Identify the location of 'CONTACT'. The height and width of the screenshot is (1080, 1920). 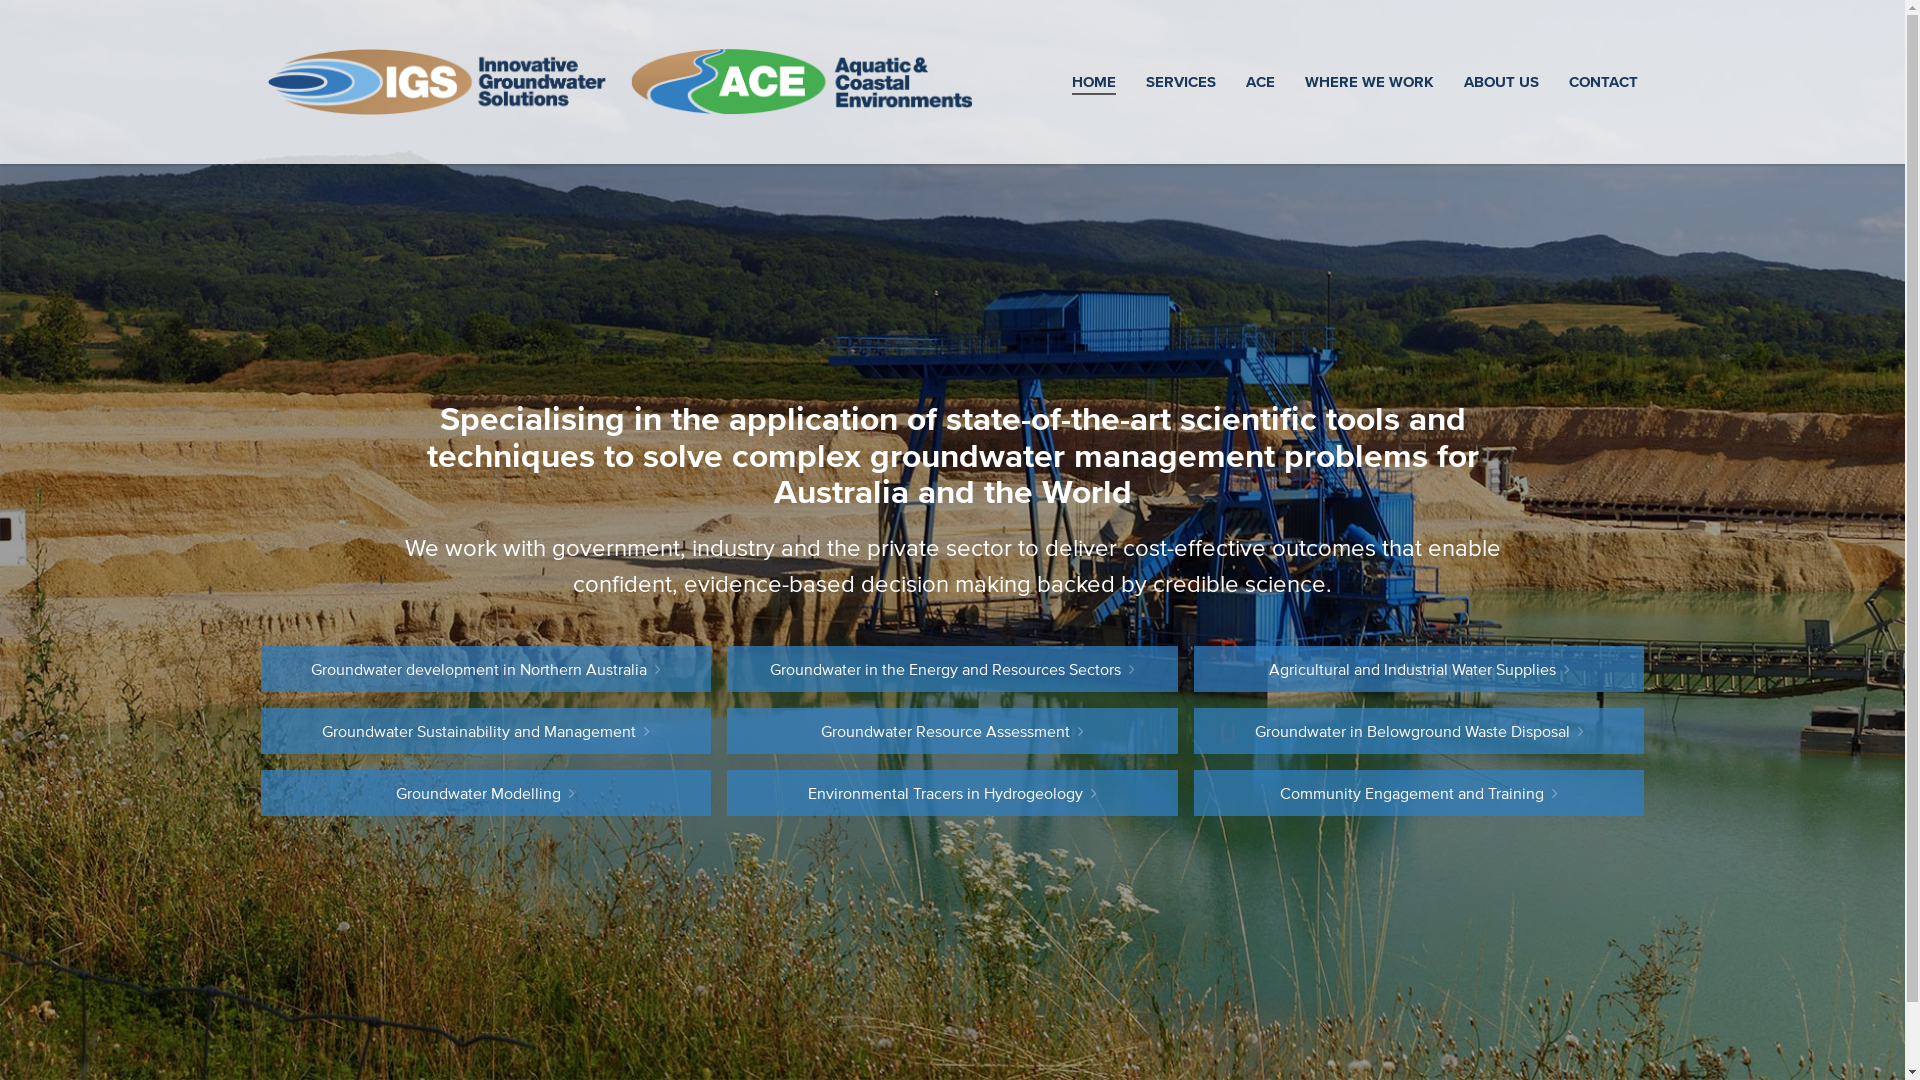
(1603, 80).